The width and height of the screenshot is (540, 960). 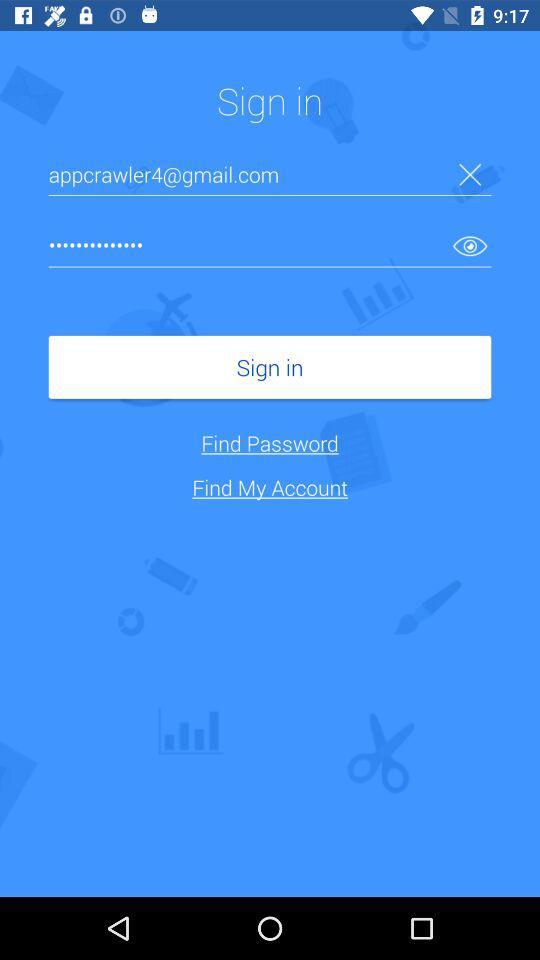 What do you see at coordinates (470, 173) in the screenshot?
I see `the close icon` at bounding box center [470, 173].